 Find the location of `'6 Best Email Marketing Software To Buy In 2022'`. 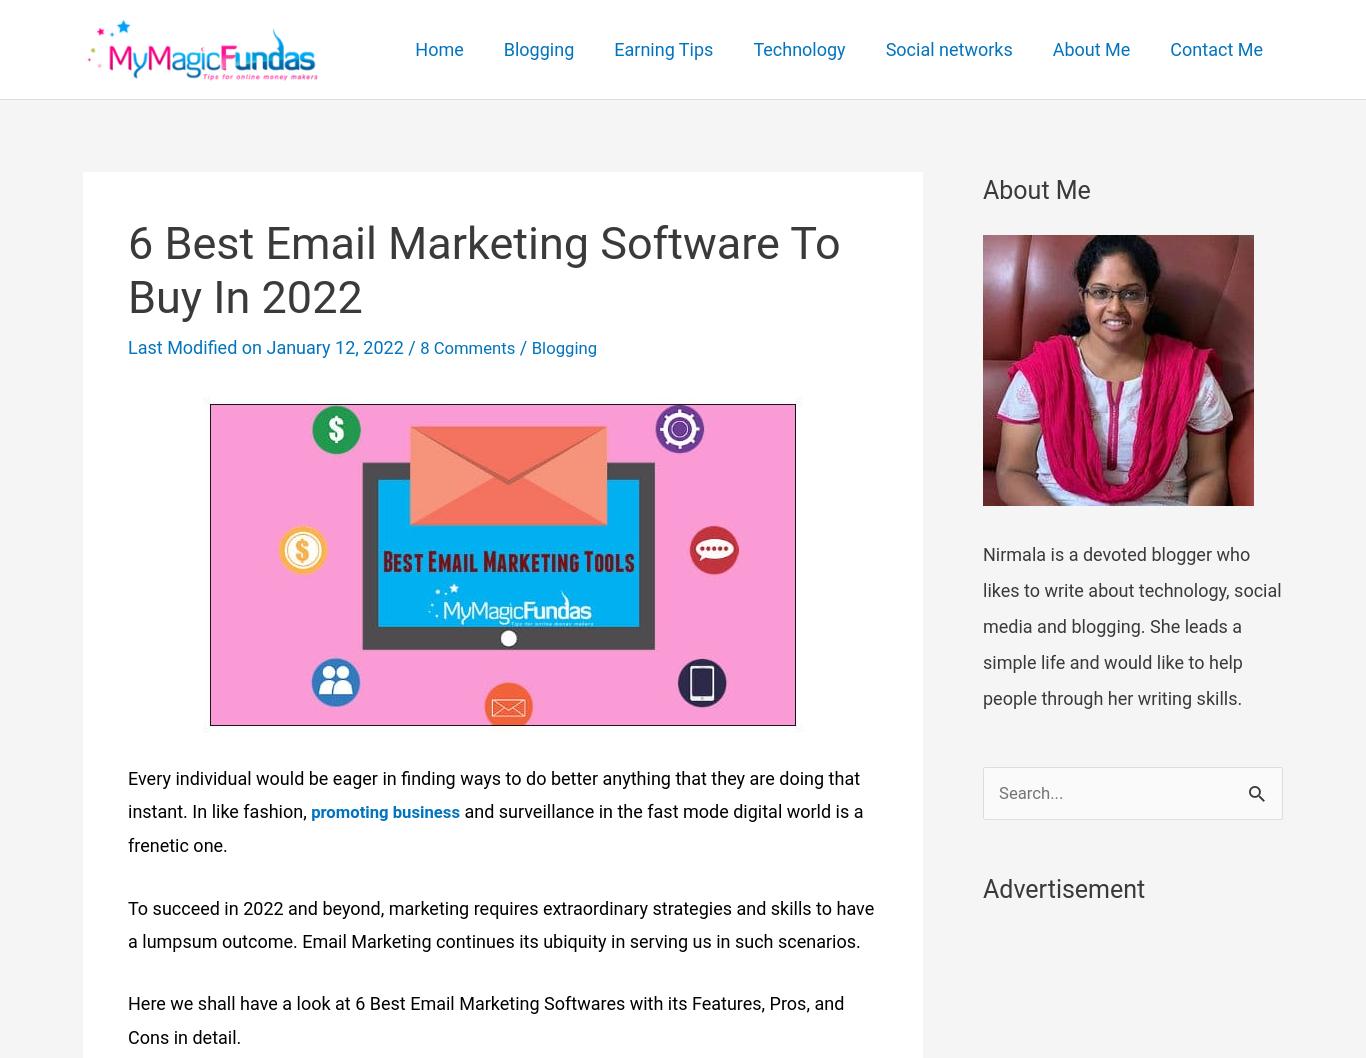

'6 Best Email Marketing Software To Buy In 2022' is located at coordinates (483, 269).